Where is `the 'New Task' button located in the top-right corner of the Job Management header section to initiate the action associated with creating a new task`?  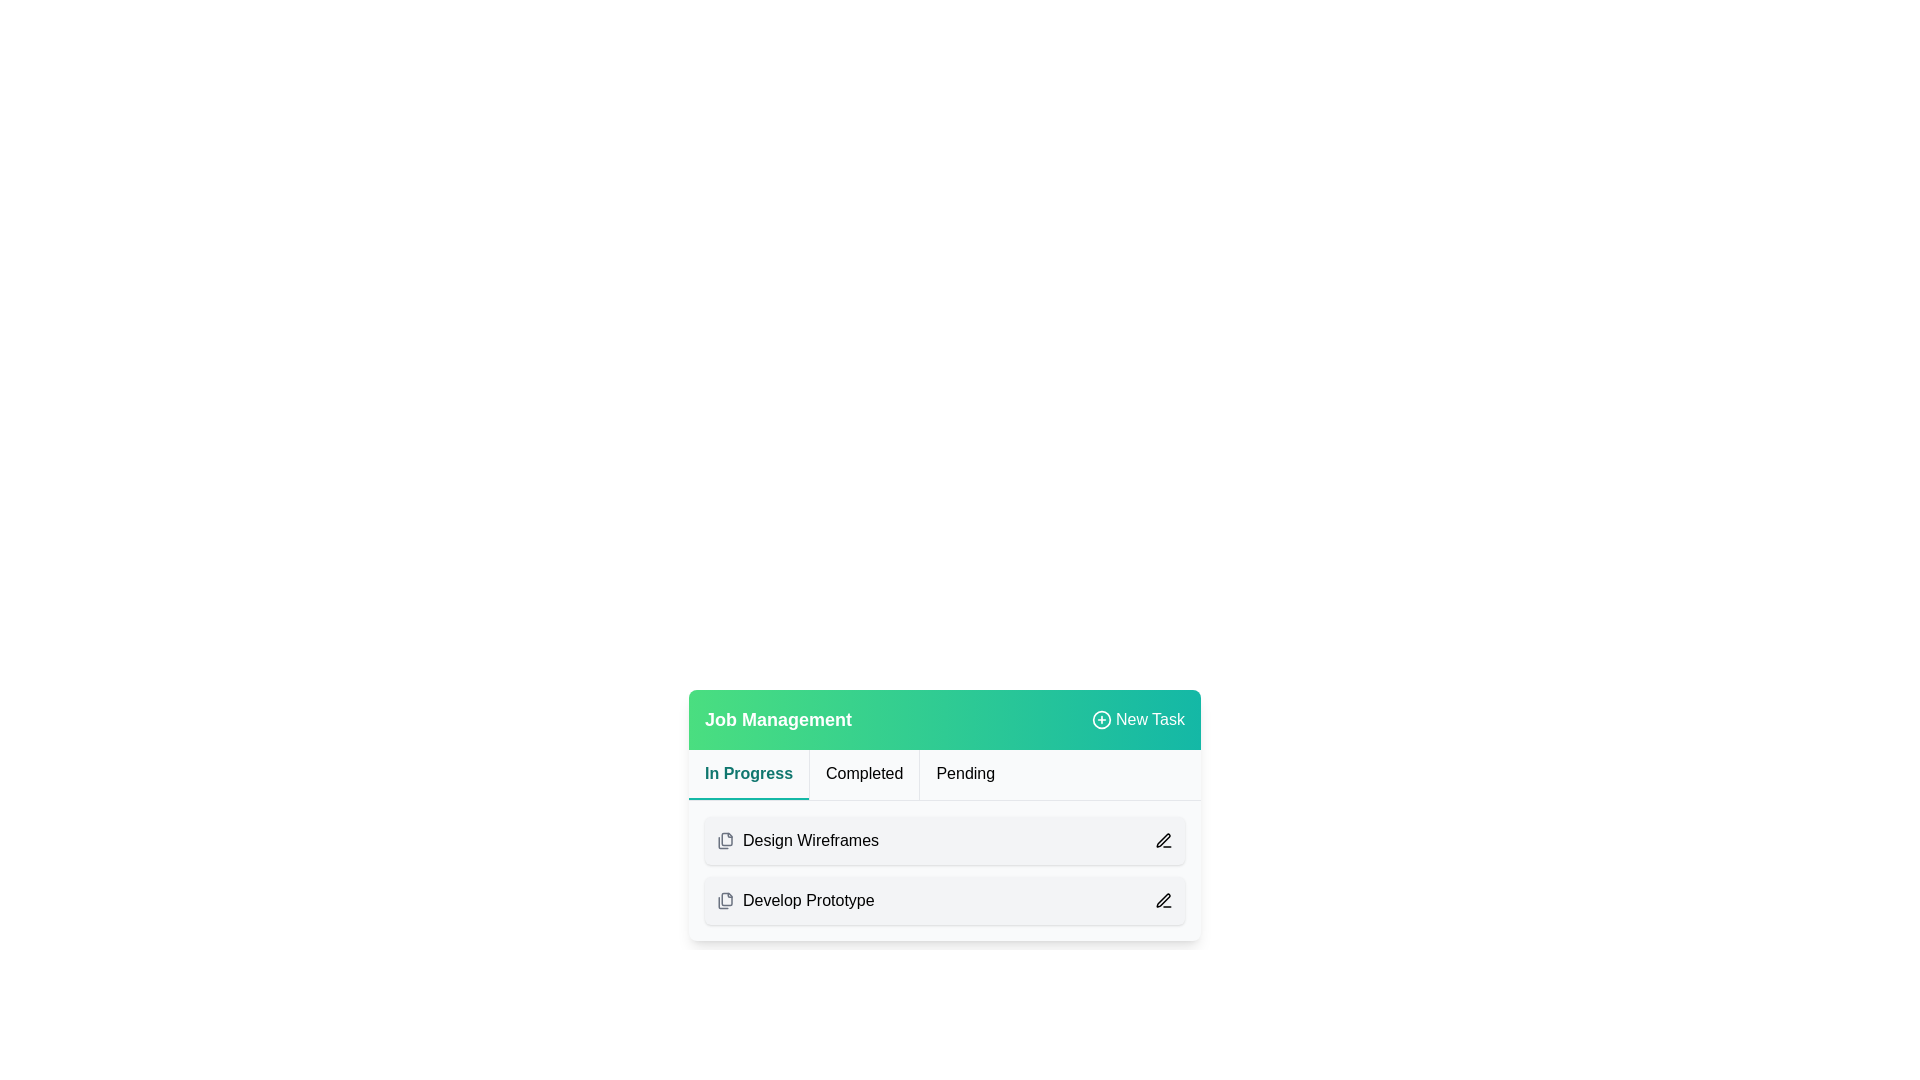
the 'New Task' button located in the top-right corner of the Job Management header section to initiate the action associated with creating a new task is located at coordinates (1150, 720).